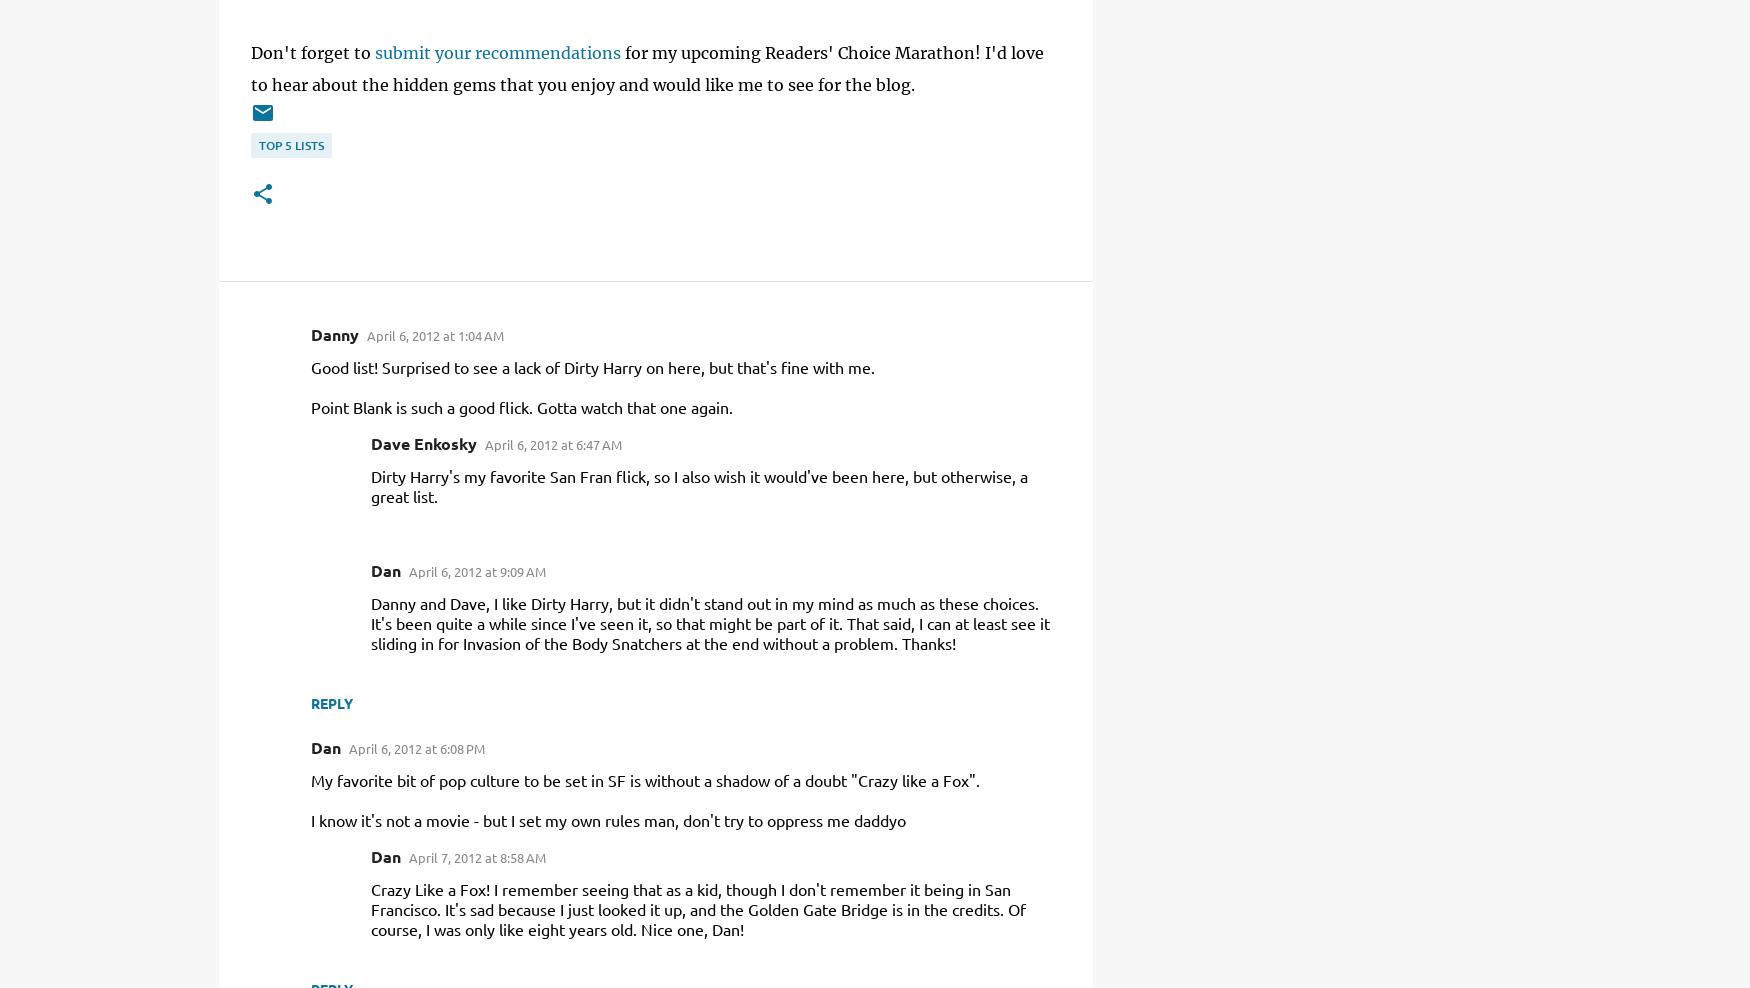  I want to click on 'Good list! Surprised to see a lack of Dirty Harry on here, but that's fine with me.', so click(309, 367).